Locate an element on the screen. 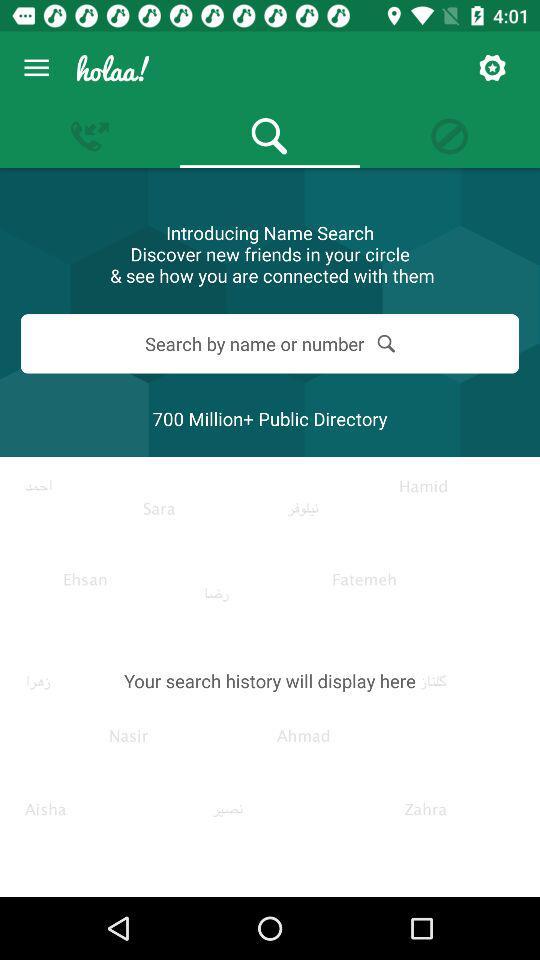 Image resolution: width=540 pixels, height=960 pixels. settings button is located at coordinates (491, 68).